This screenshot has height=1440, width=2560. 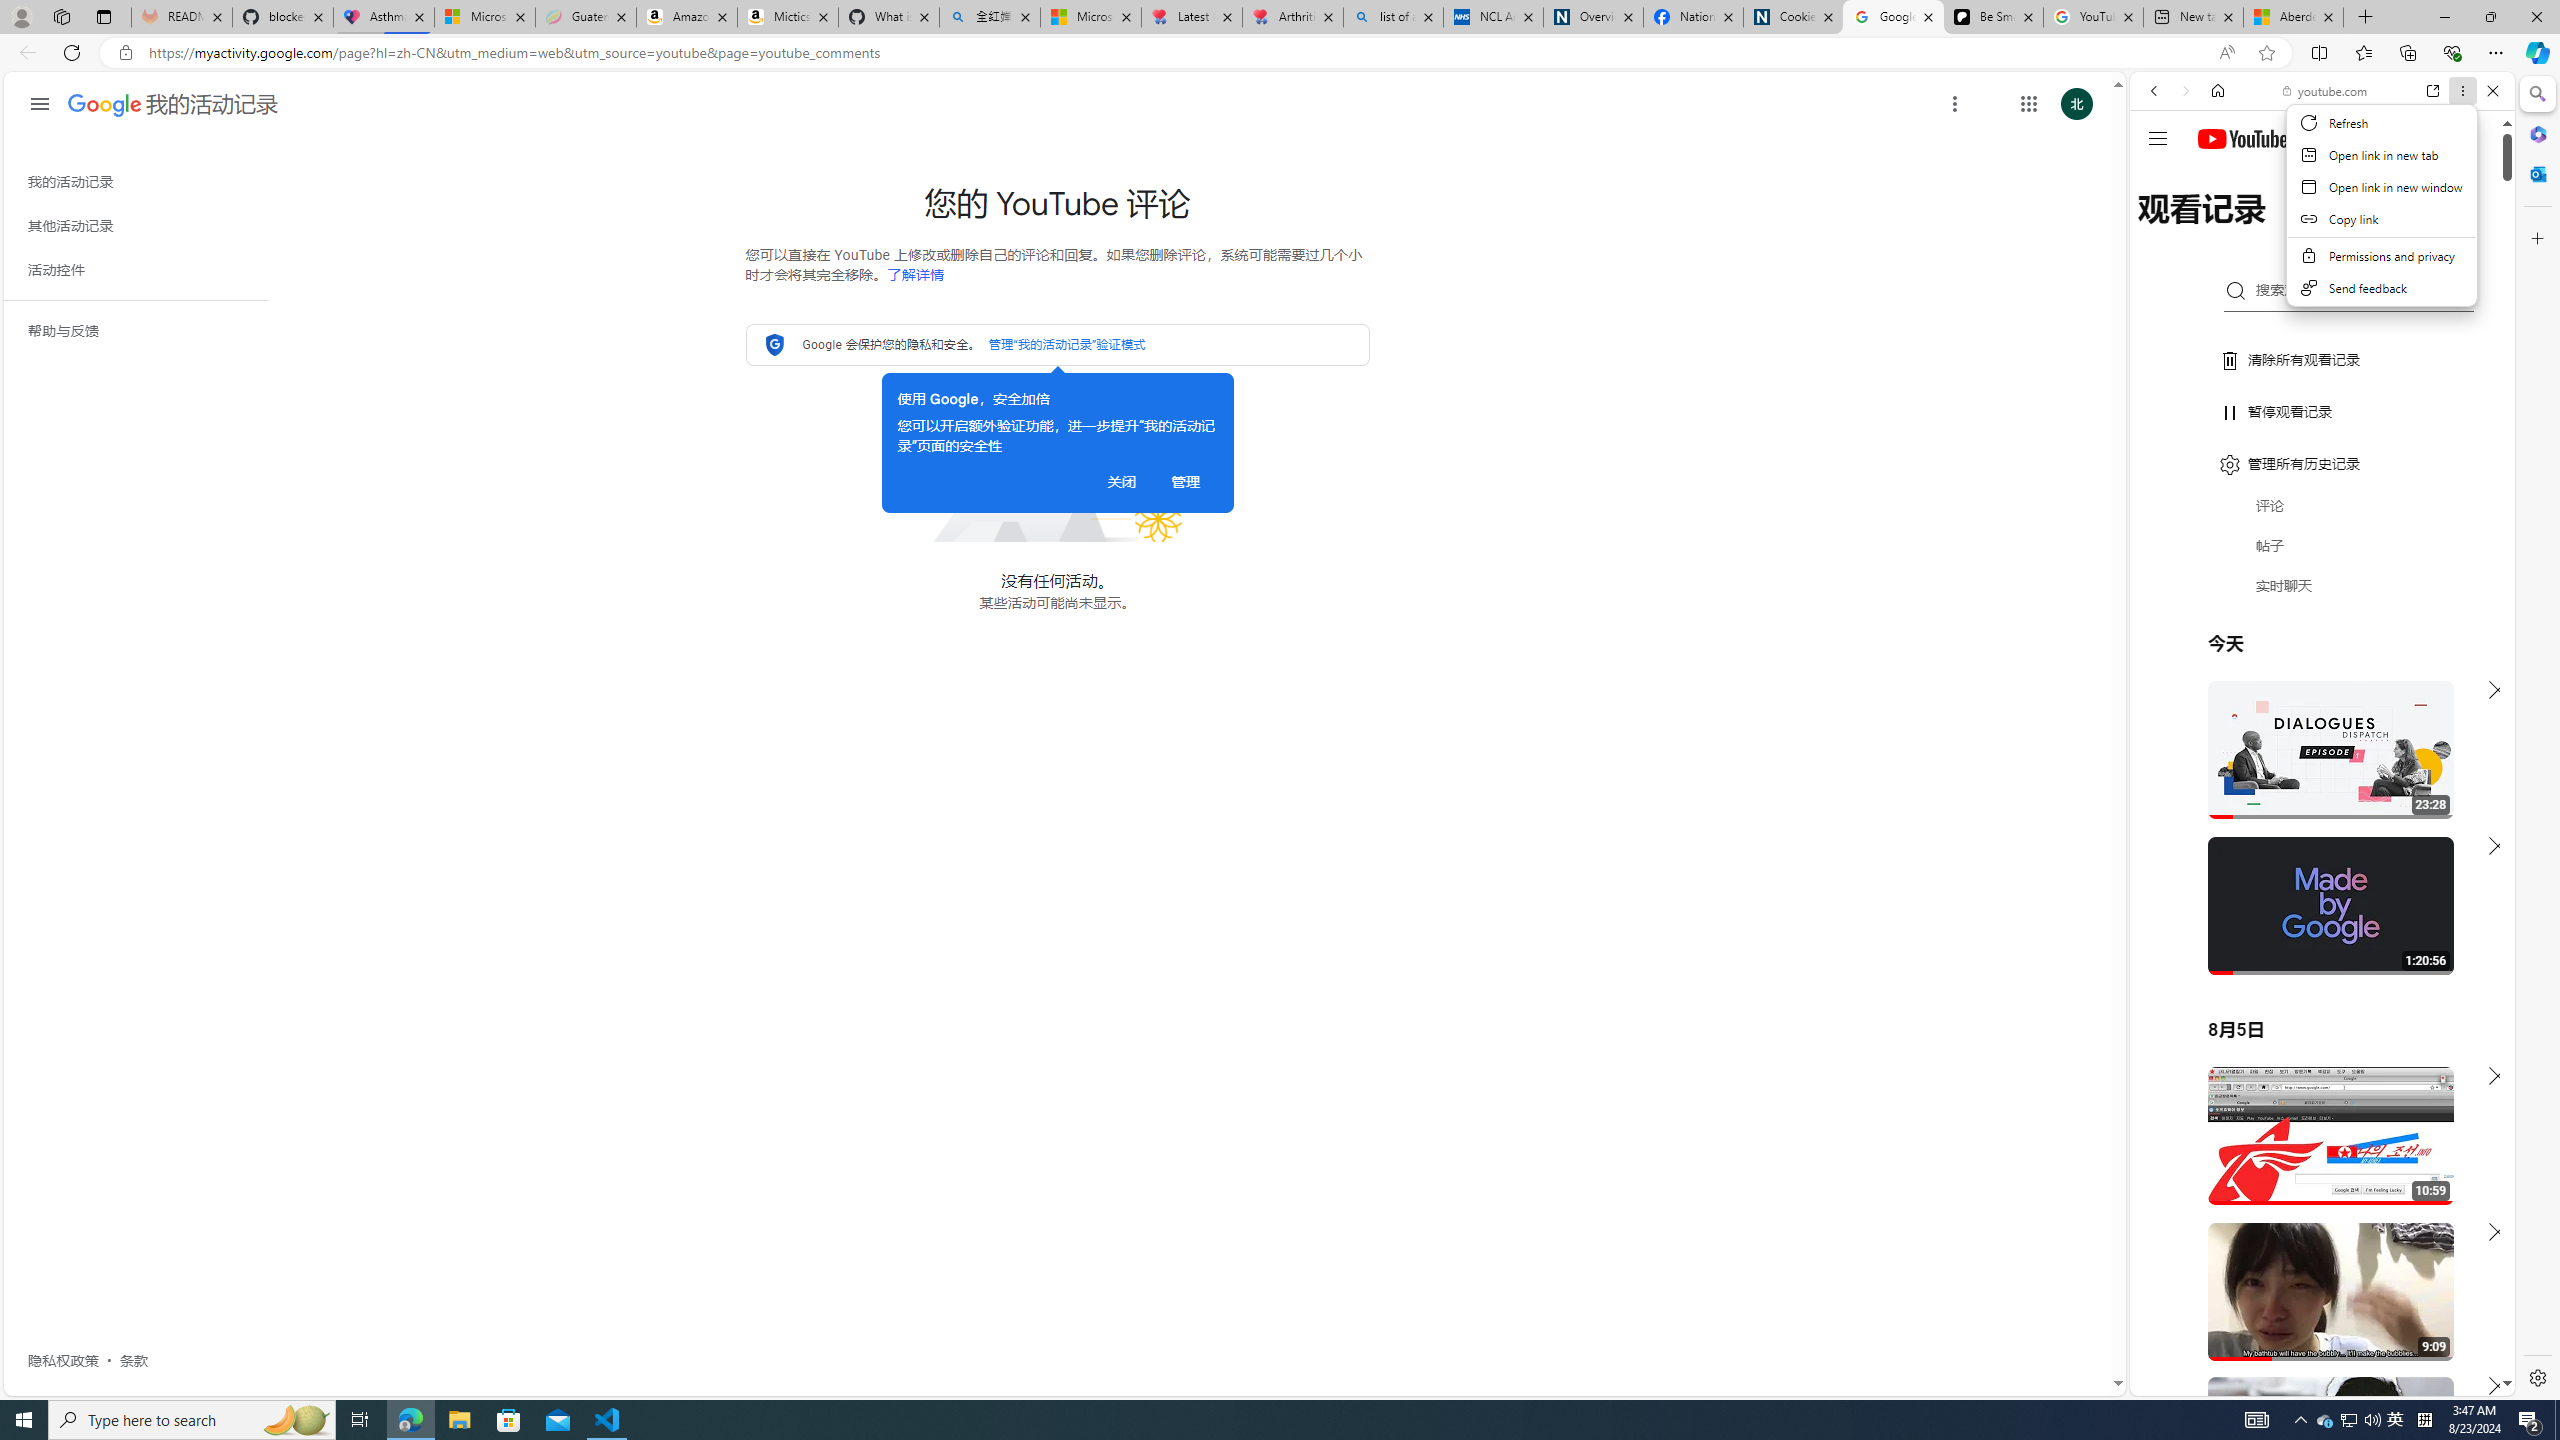 What do you see at coordinates (2381, 204) in the screenshot?
I see `'Context'` at bounding box center [2381, 204].